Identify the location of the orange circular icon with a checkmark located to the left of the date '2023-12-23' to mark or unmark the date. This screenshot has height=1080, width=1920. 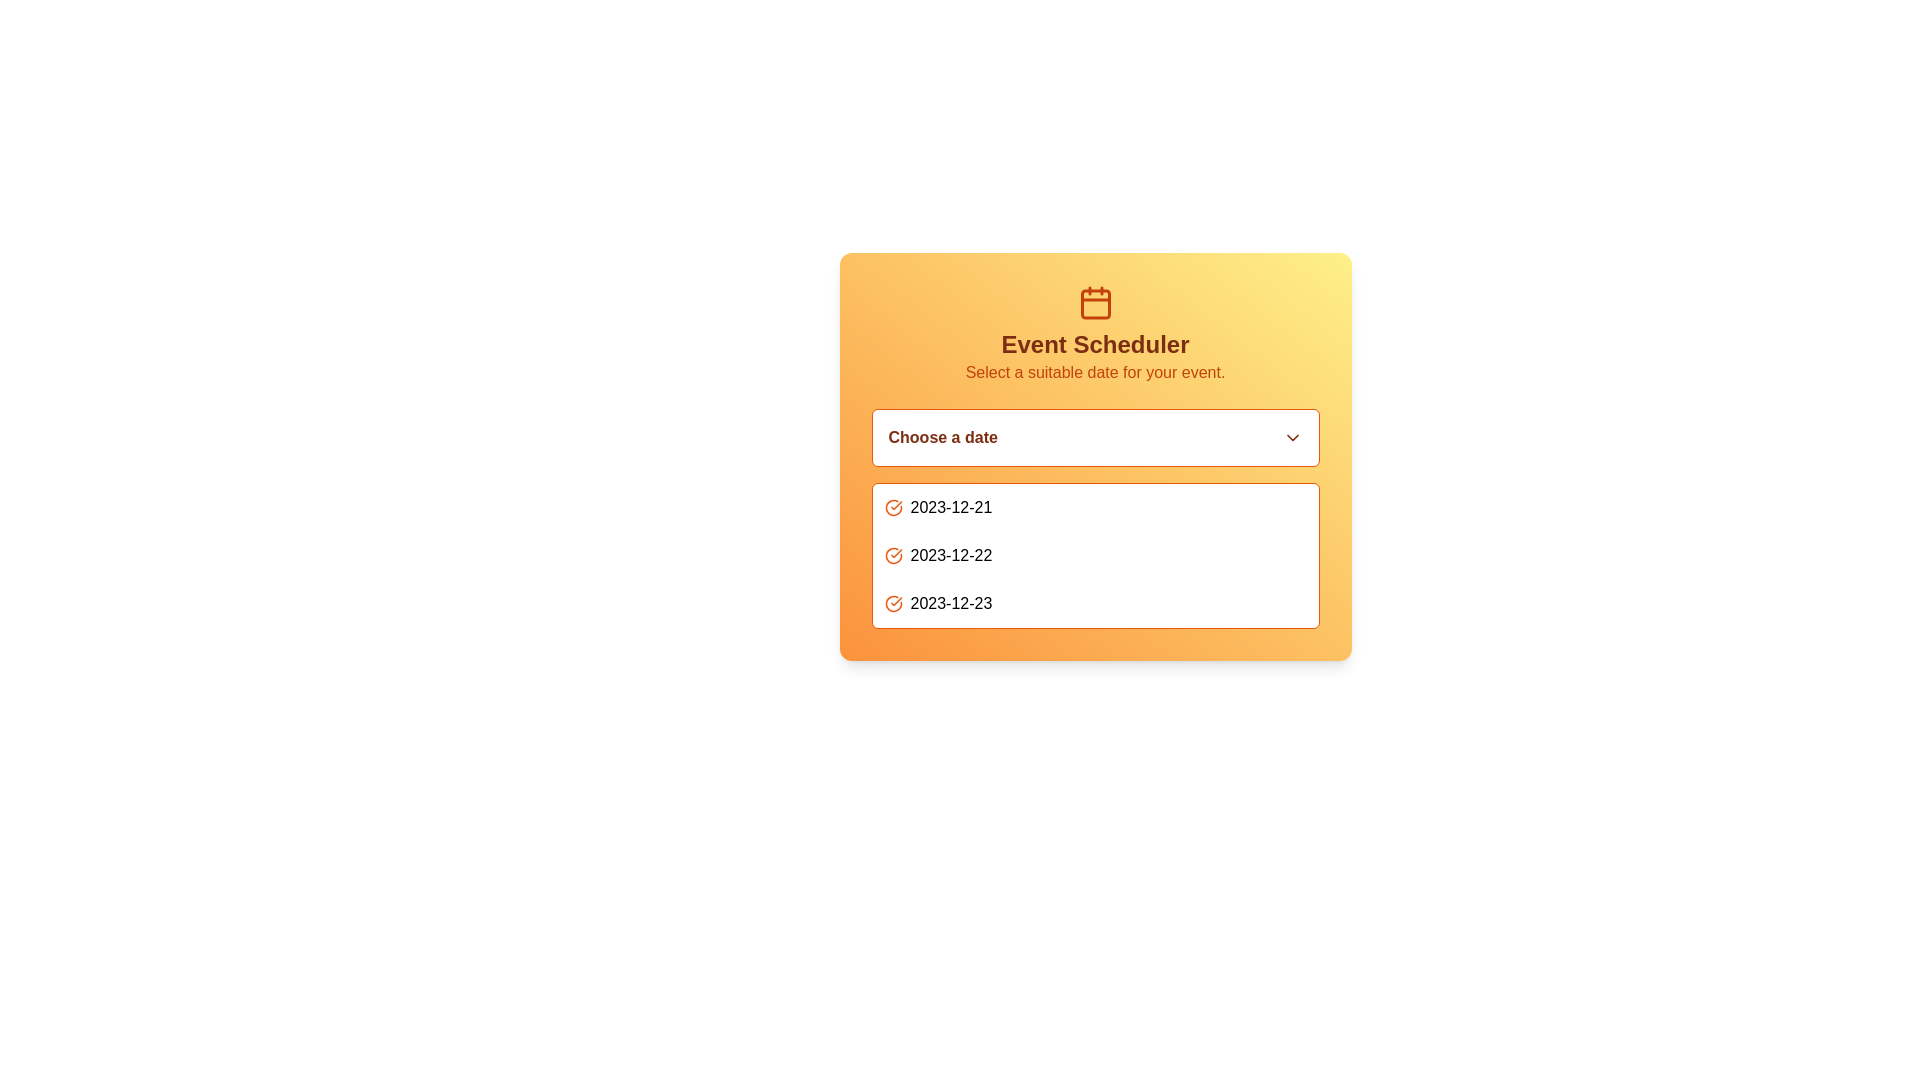
(892, 603).